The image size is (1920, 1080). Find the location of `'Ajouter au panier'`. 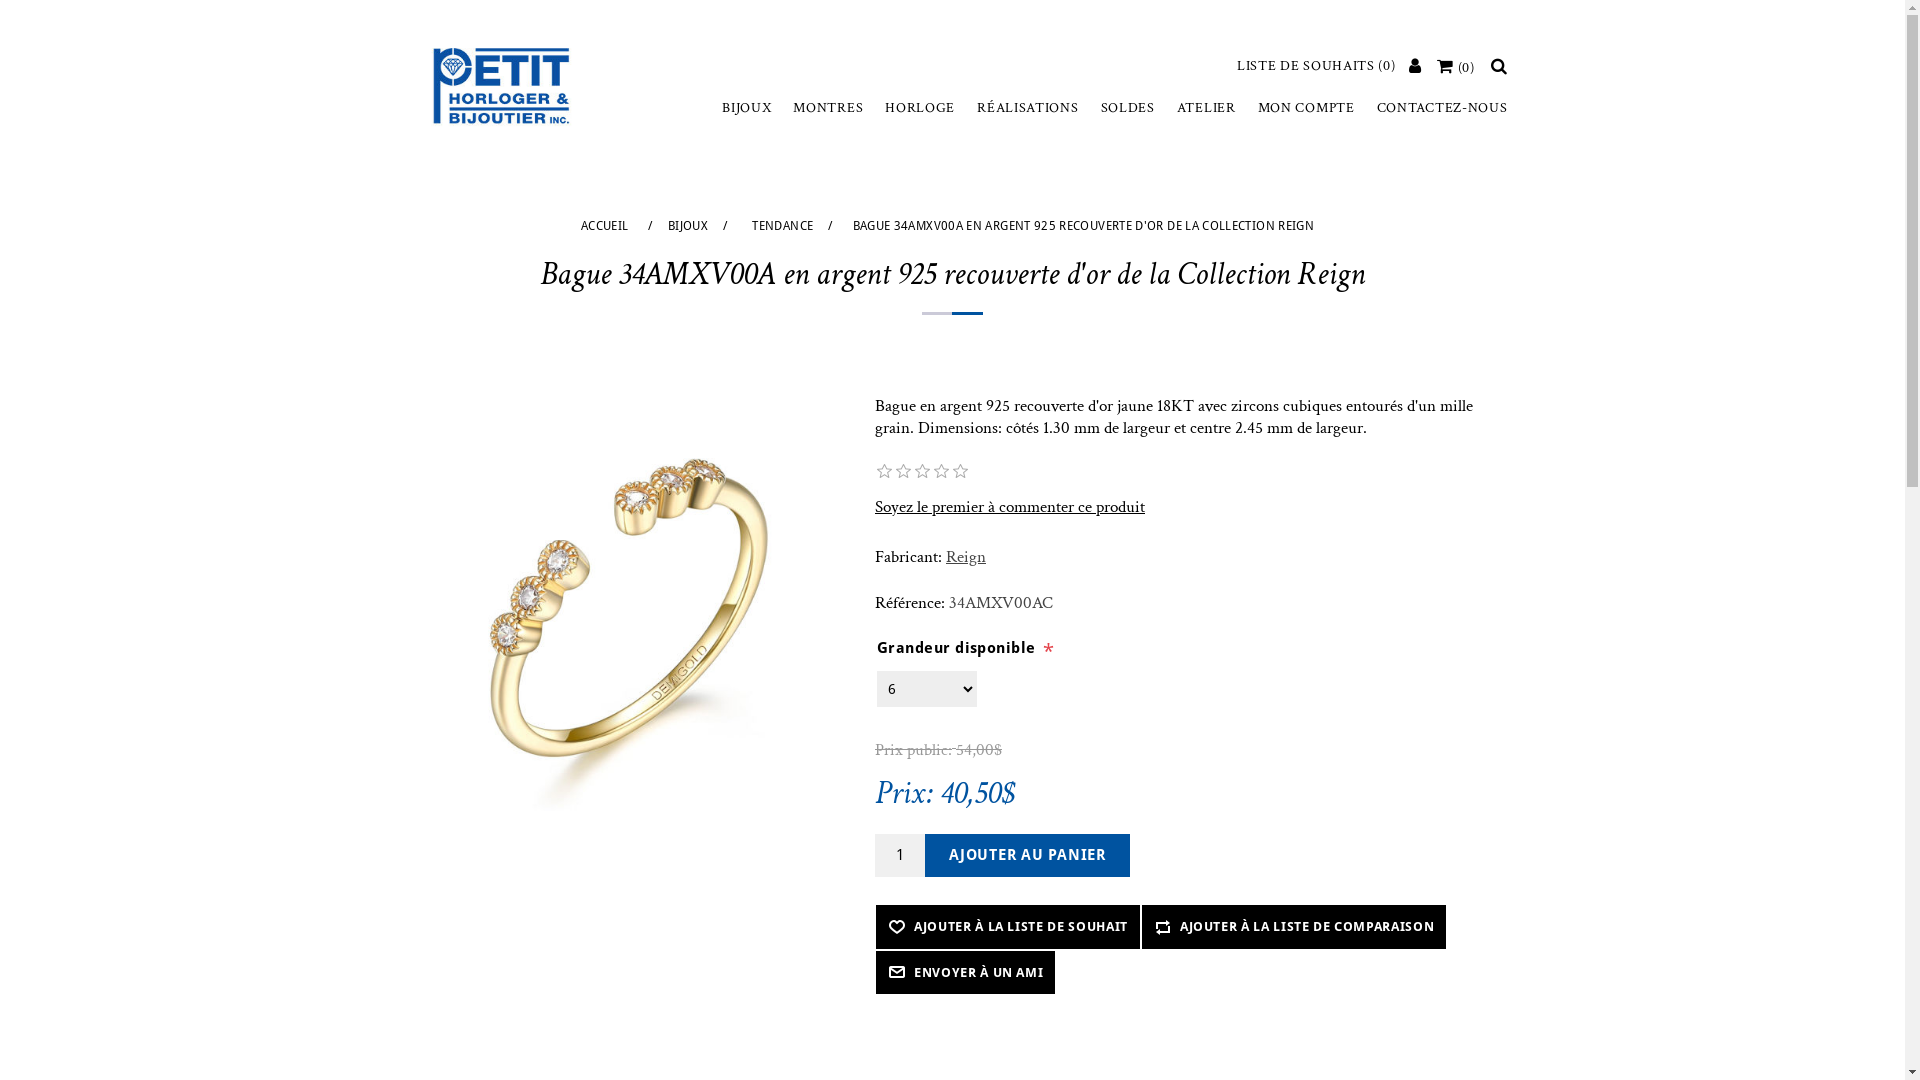

'Ajouter au panier' is located at coordinates (1027, 855).